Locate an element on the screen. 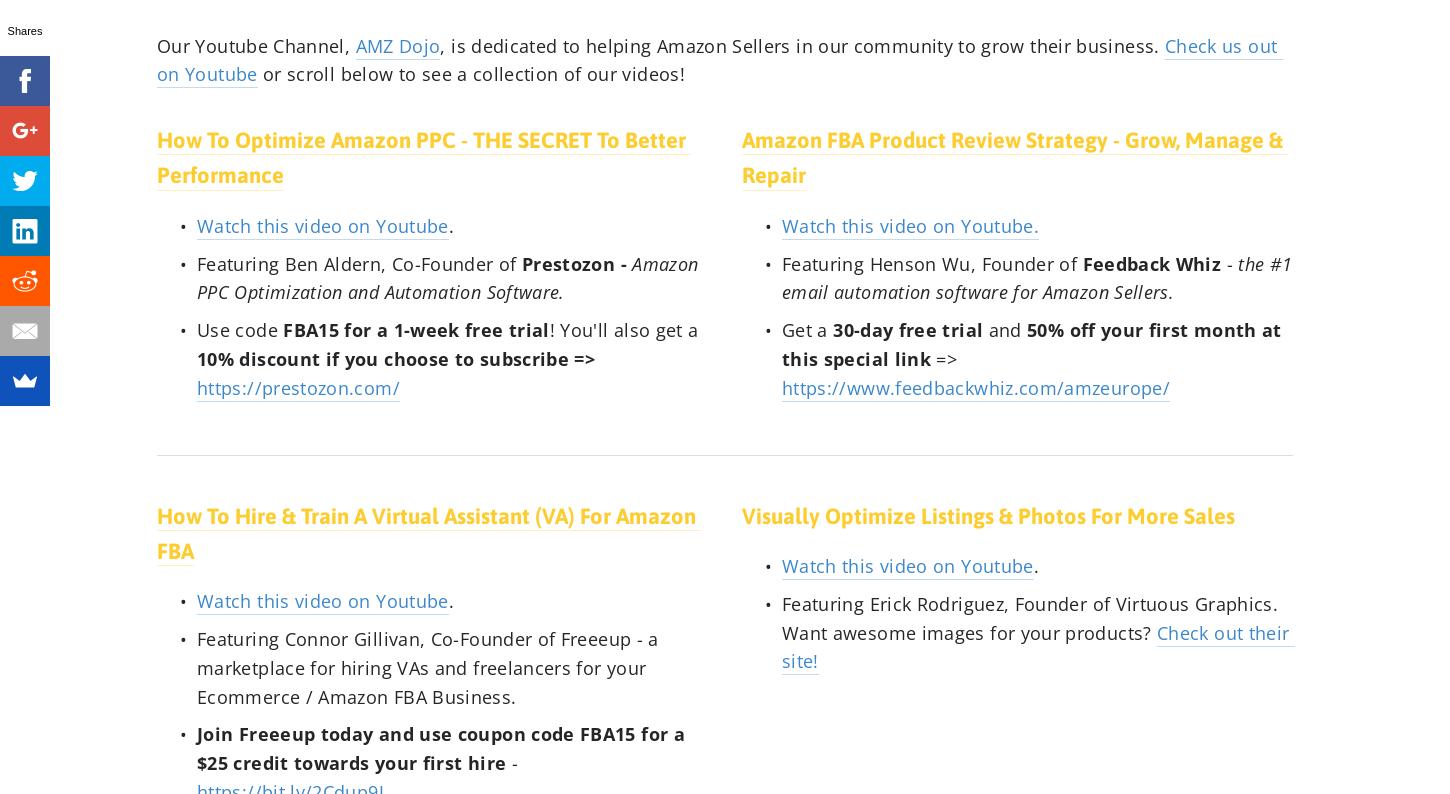  'Featuring Henson Wu, Founder of' is located at coordinates (930, 261).